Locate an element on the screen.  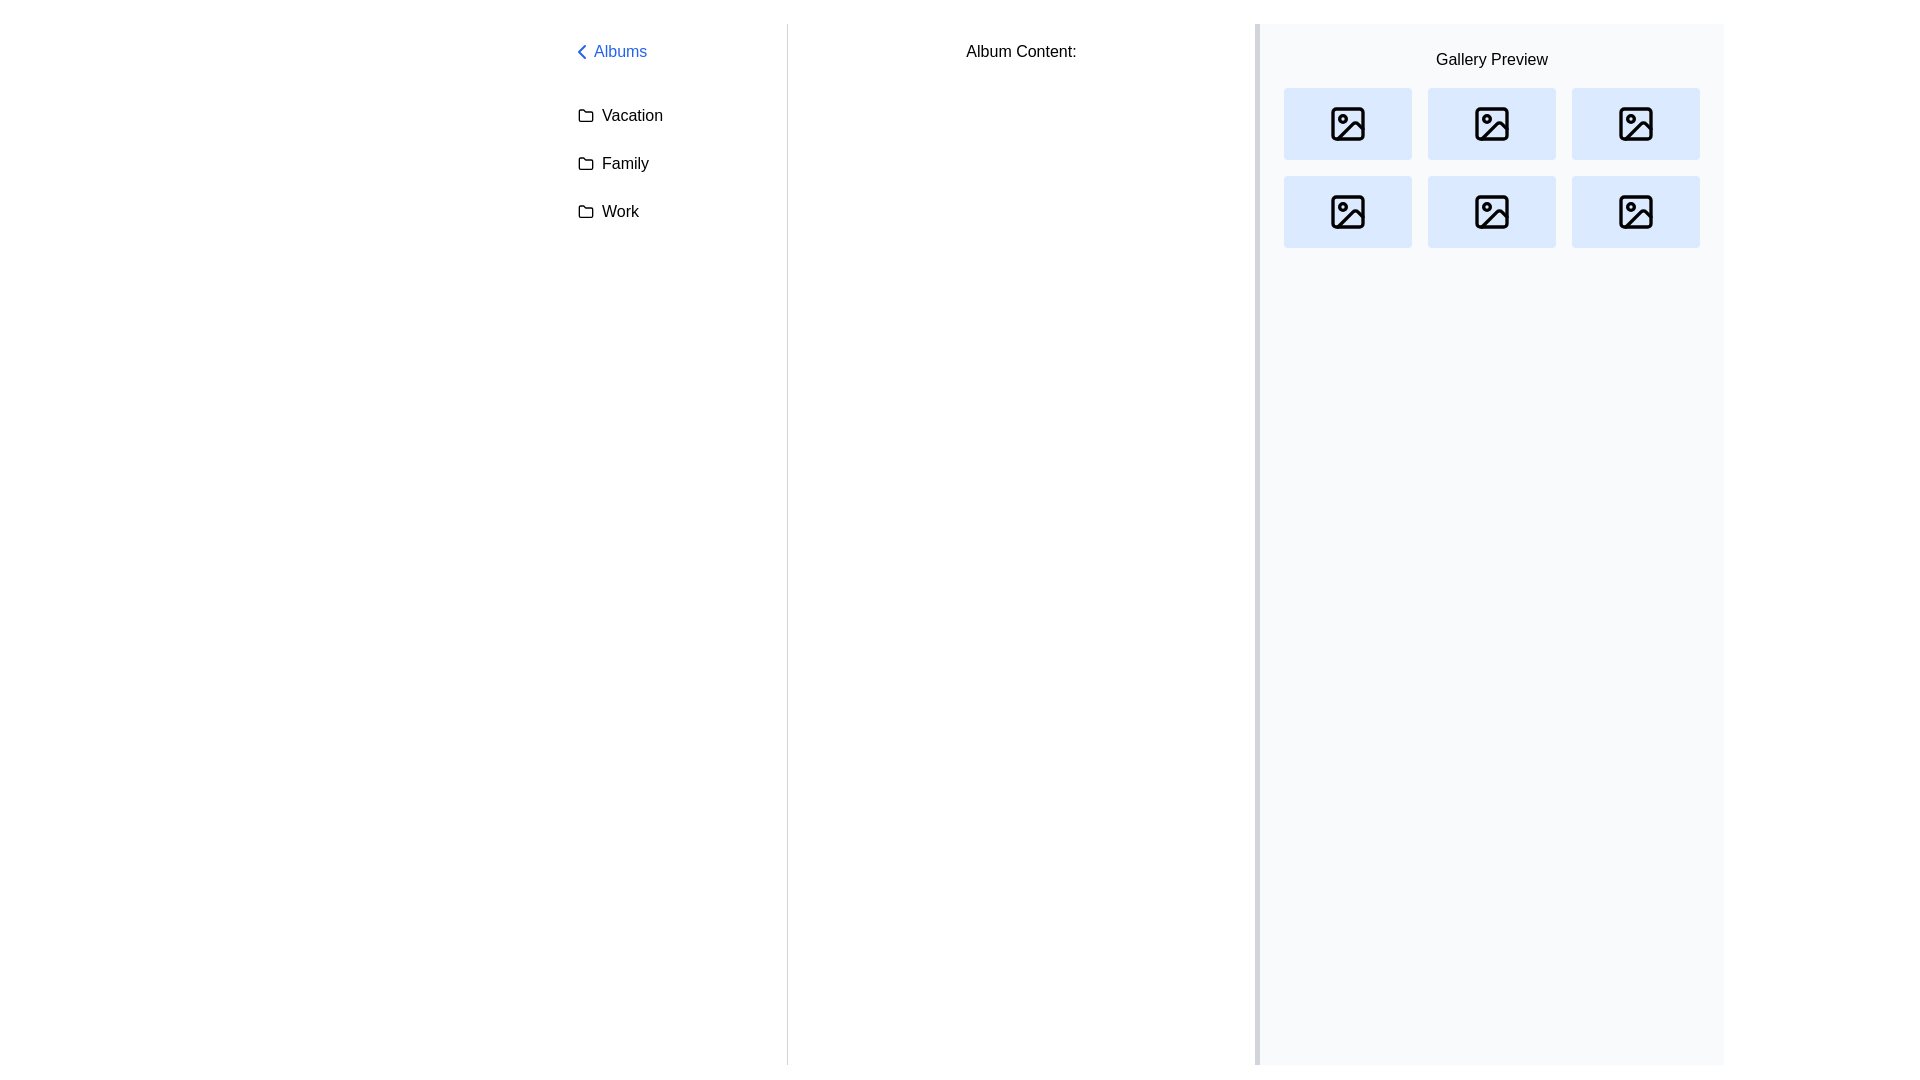
the second item in the vertical list located in the left sidebar, which represents the 'Family' category is located at coordinates (670, 163).